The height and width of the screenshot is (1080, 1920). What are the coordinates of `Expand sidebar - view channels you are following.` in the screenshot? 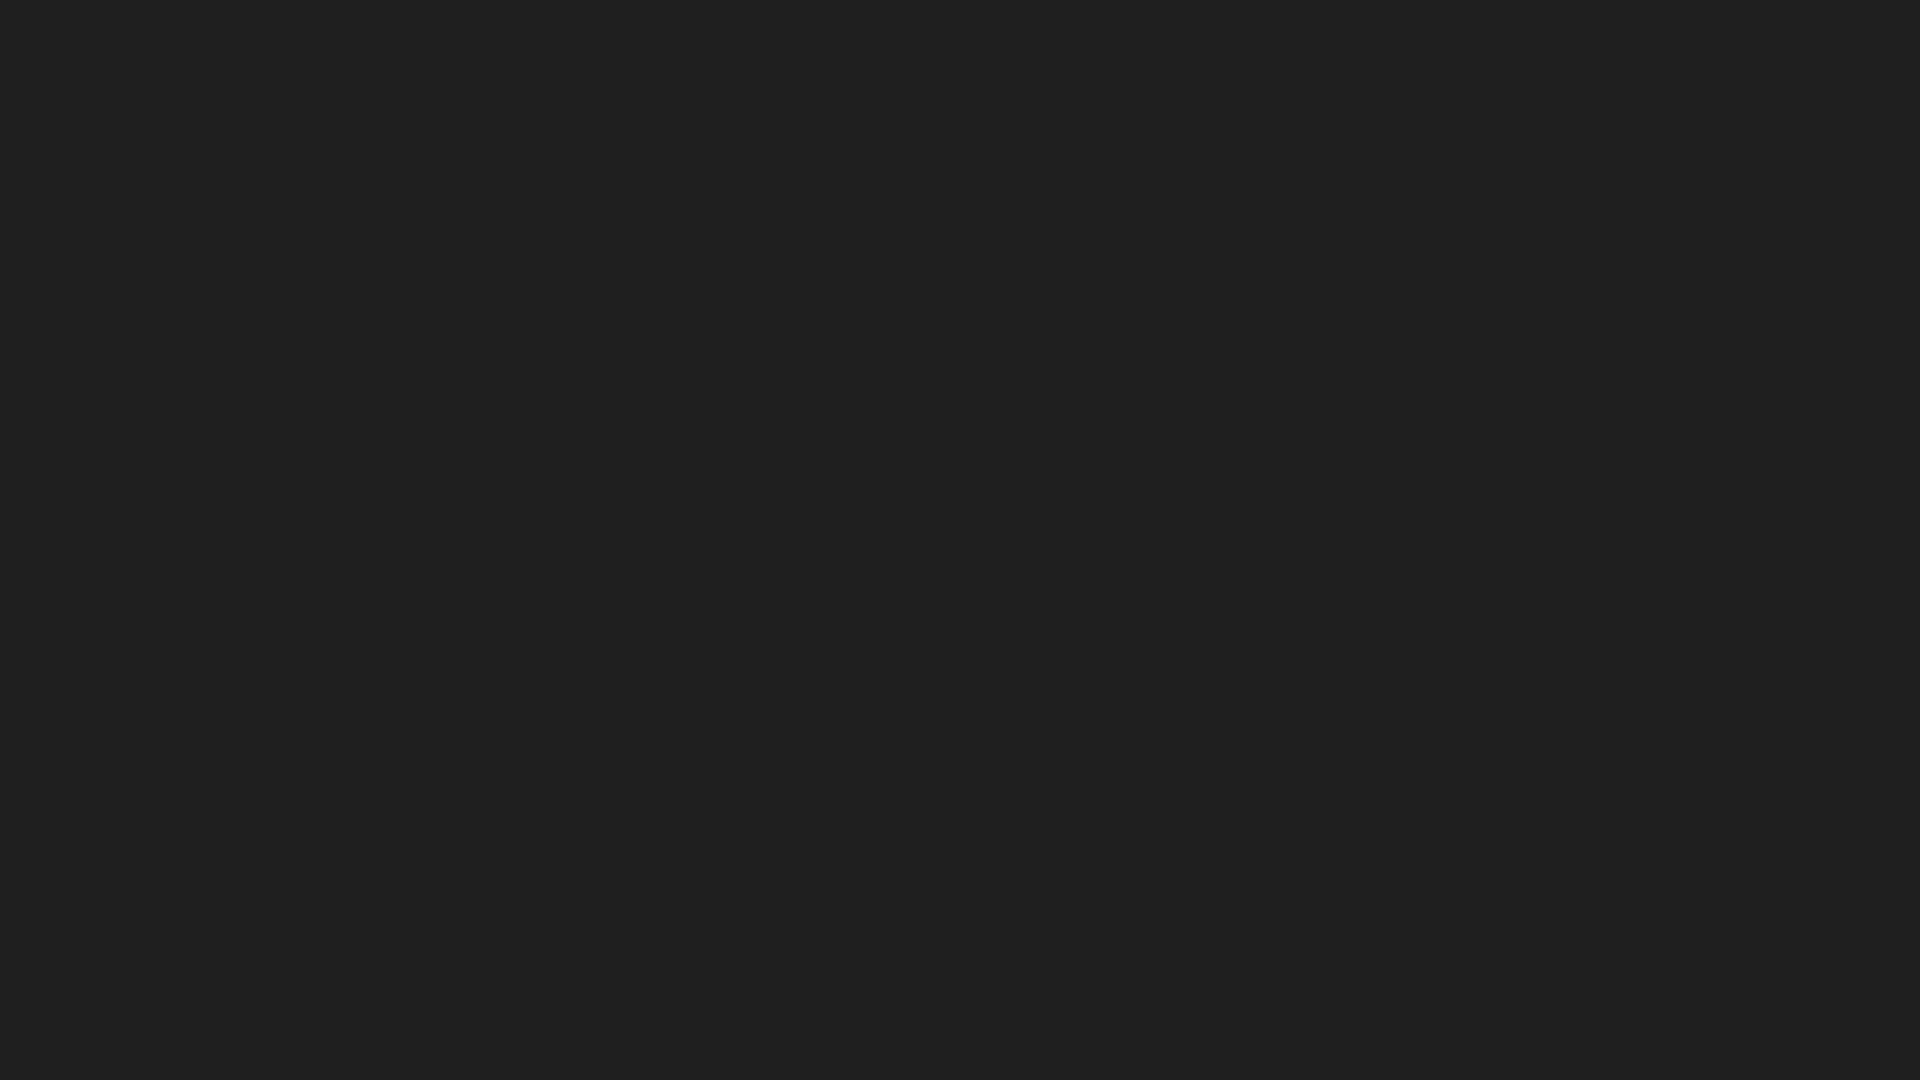 It's located at (46, 30).